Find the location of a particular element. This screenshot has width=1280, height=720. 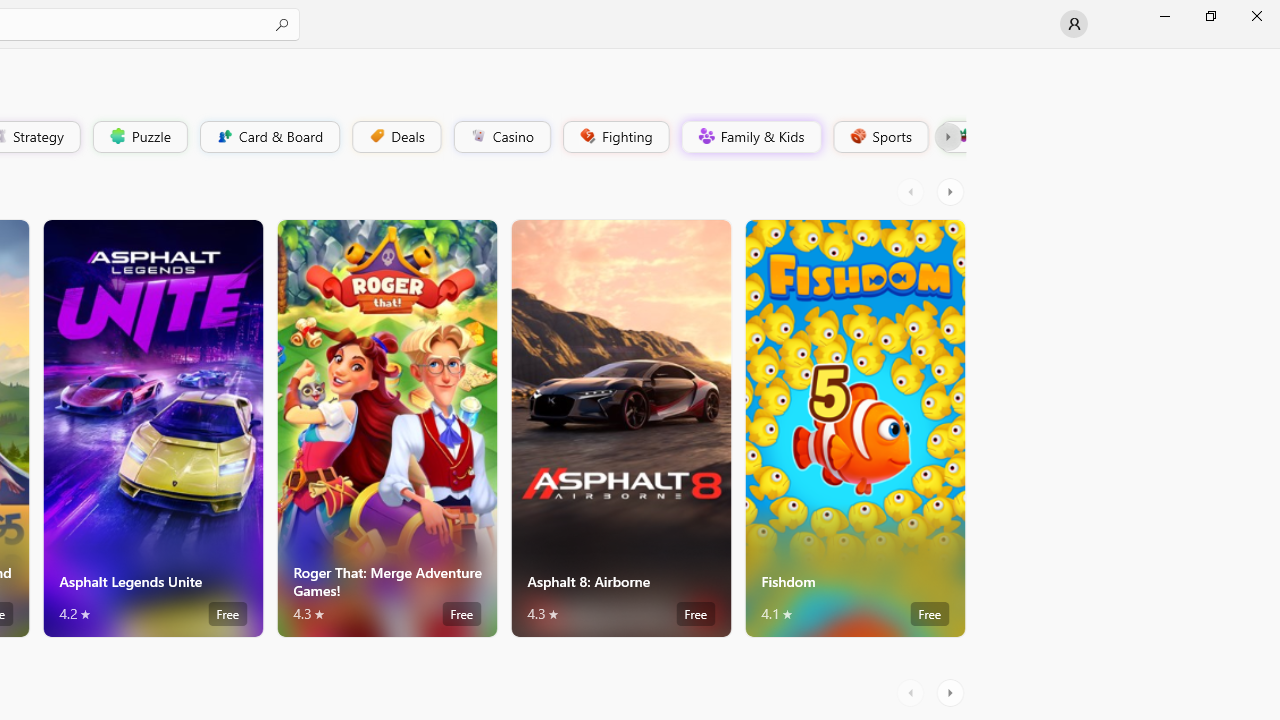

'Sports' is located at coordinates (879, 135).